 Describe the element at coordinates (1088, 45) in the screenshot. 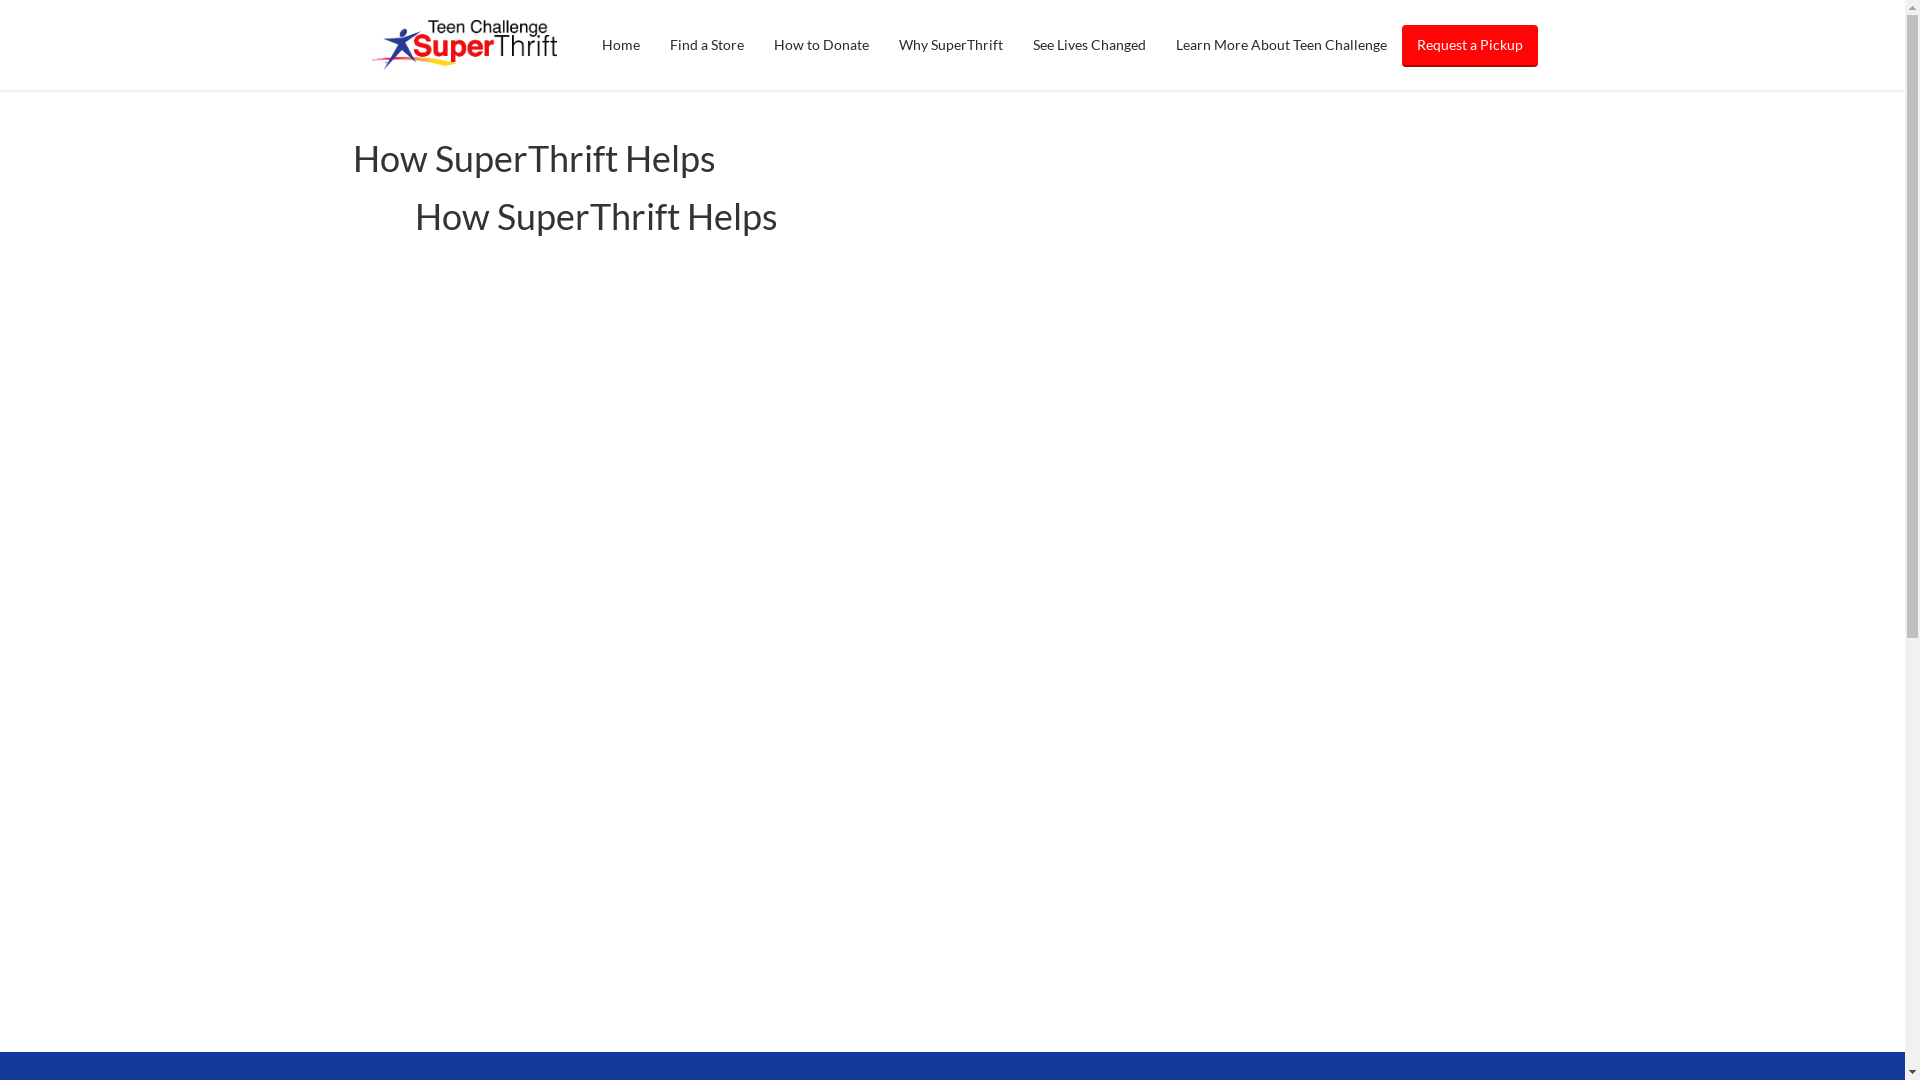

I see `'See Lives Changed'` at that location.